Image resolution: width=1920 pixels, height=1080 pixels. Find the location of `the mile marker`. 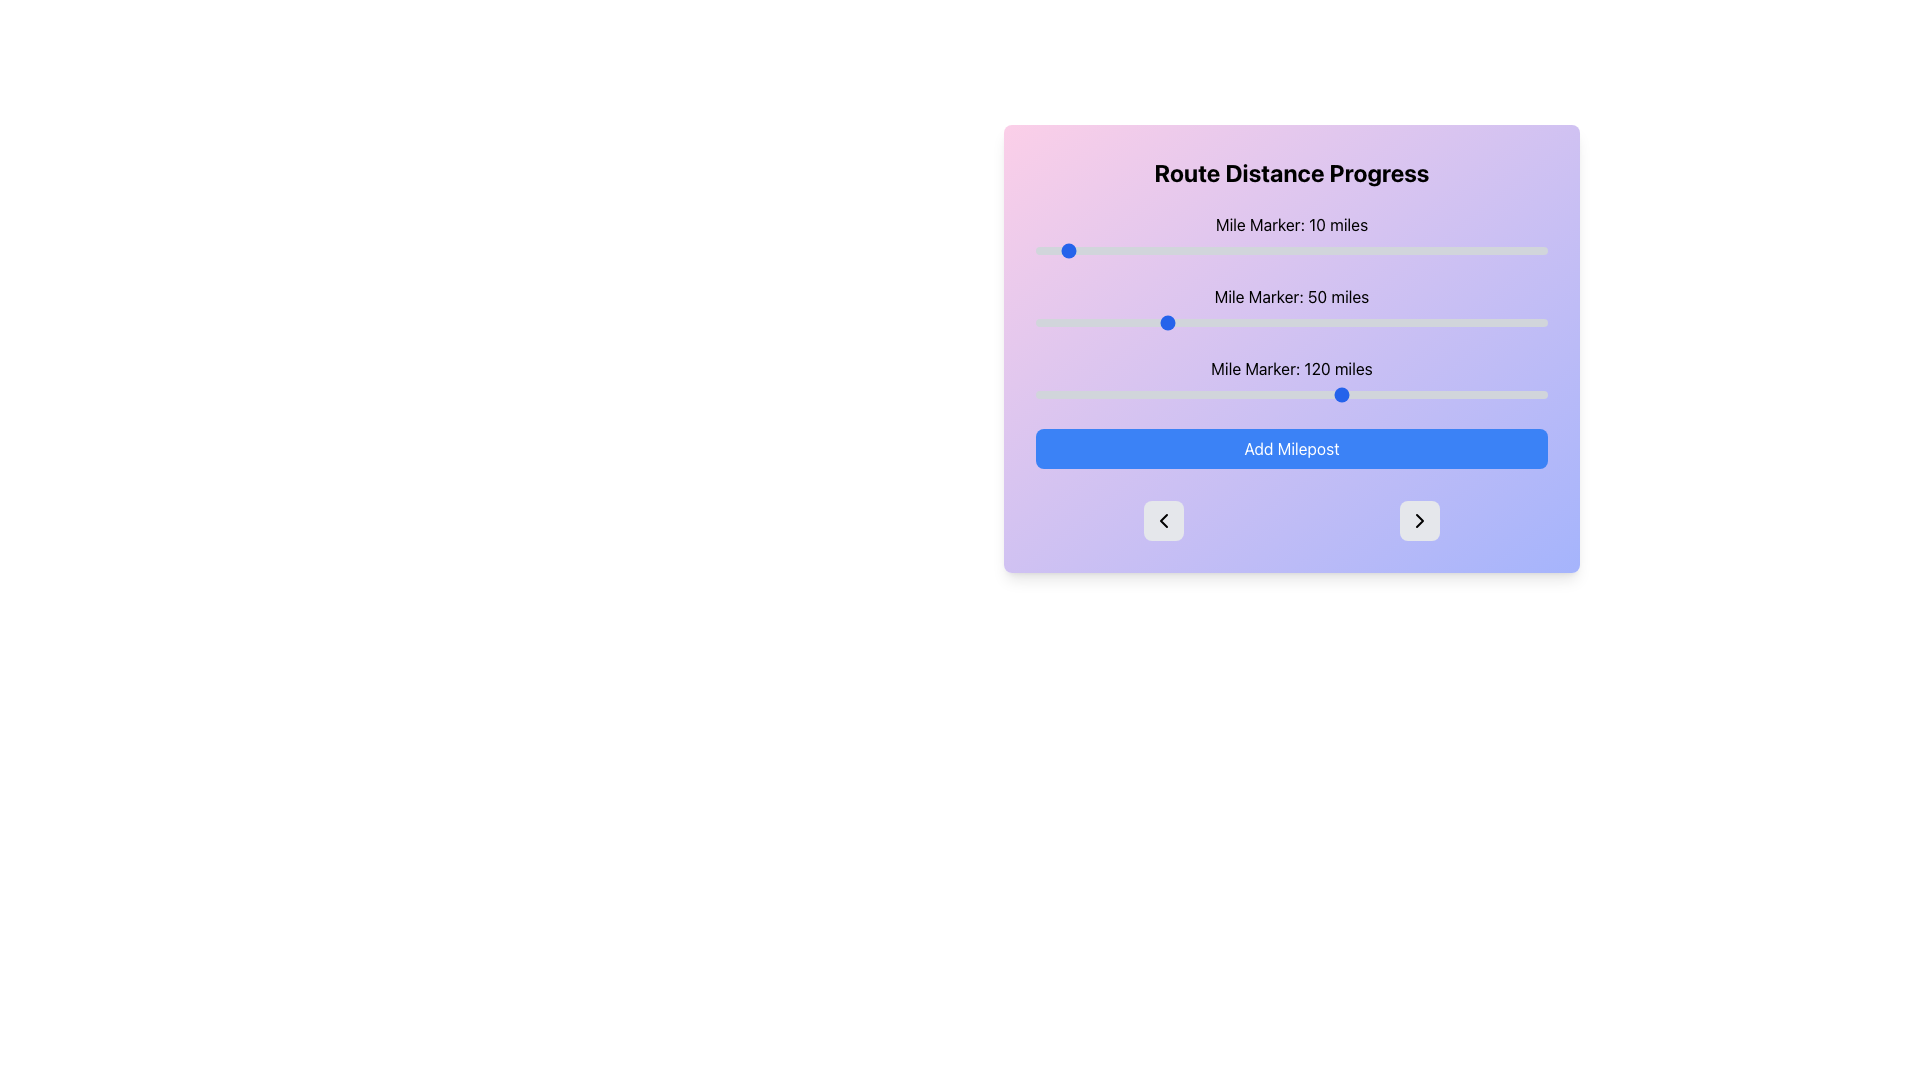

the mile marker is located at coordinates (1250, 394).